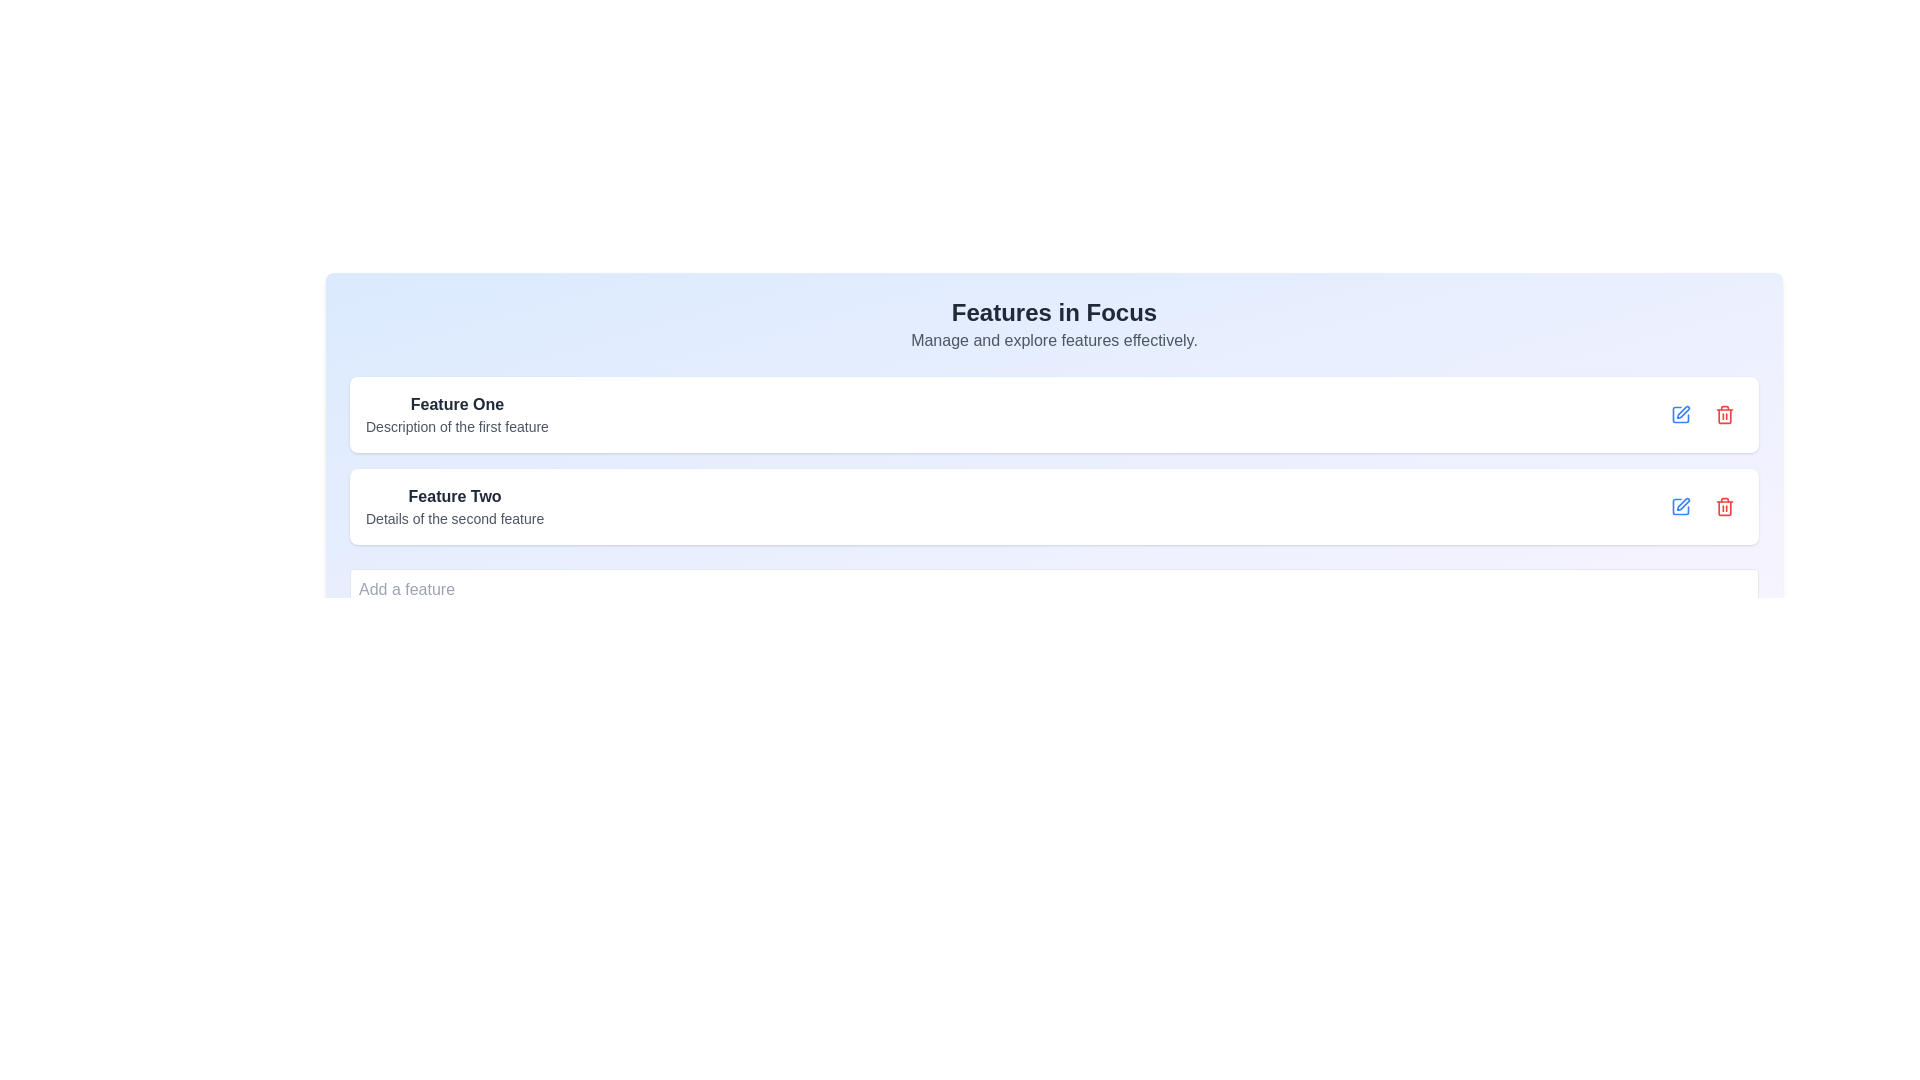  Describe the element at coordinates (1723, 414) in the screenshot. I see `the delete button located to the right of the editing pen icon` at that location.